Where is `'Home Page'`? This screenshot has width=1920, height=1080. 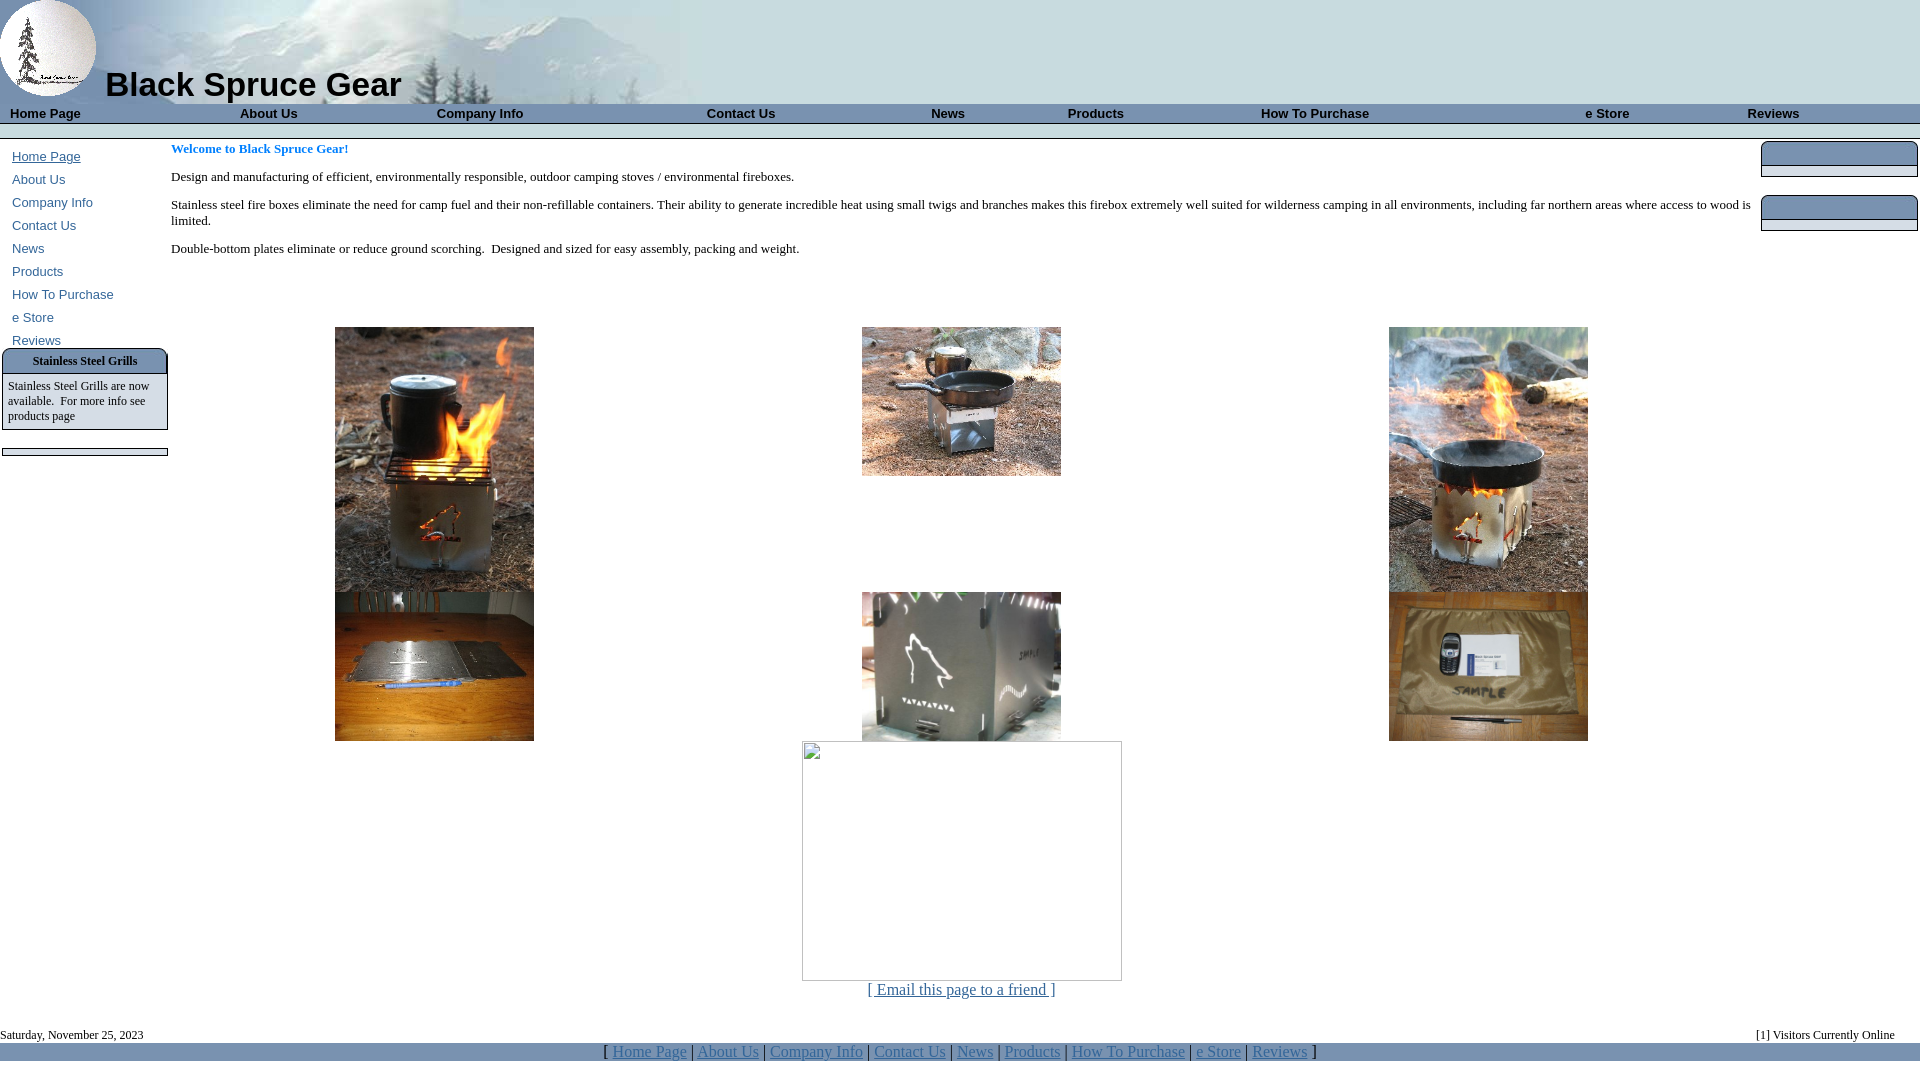 'Home Page' is located at coordinates (649, 1050).